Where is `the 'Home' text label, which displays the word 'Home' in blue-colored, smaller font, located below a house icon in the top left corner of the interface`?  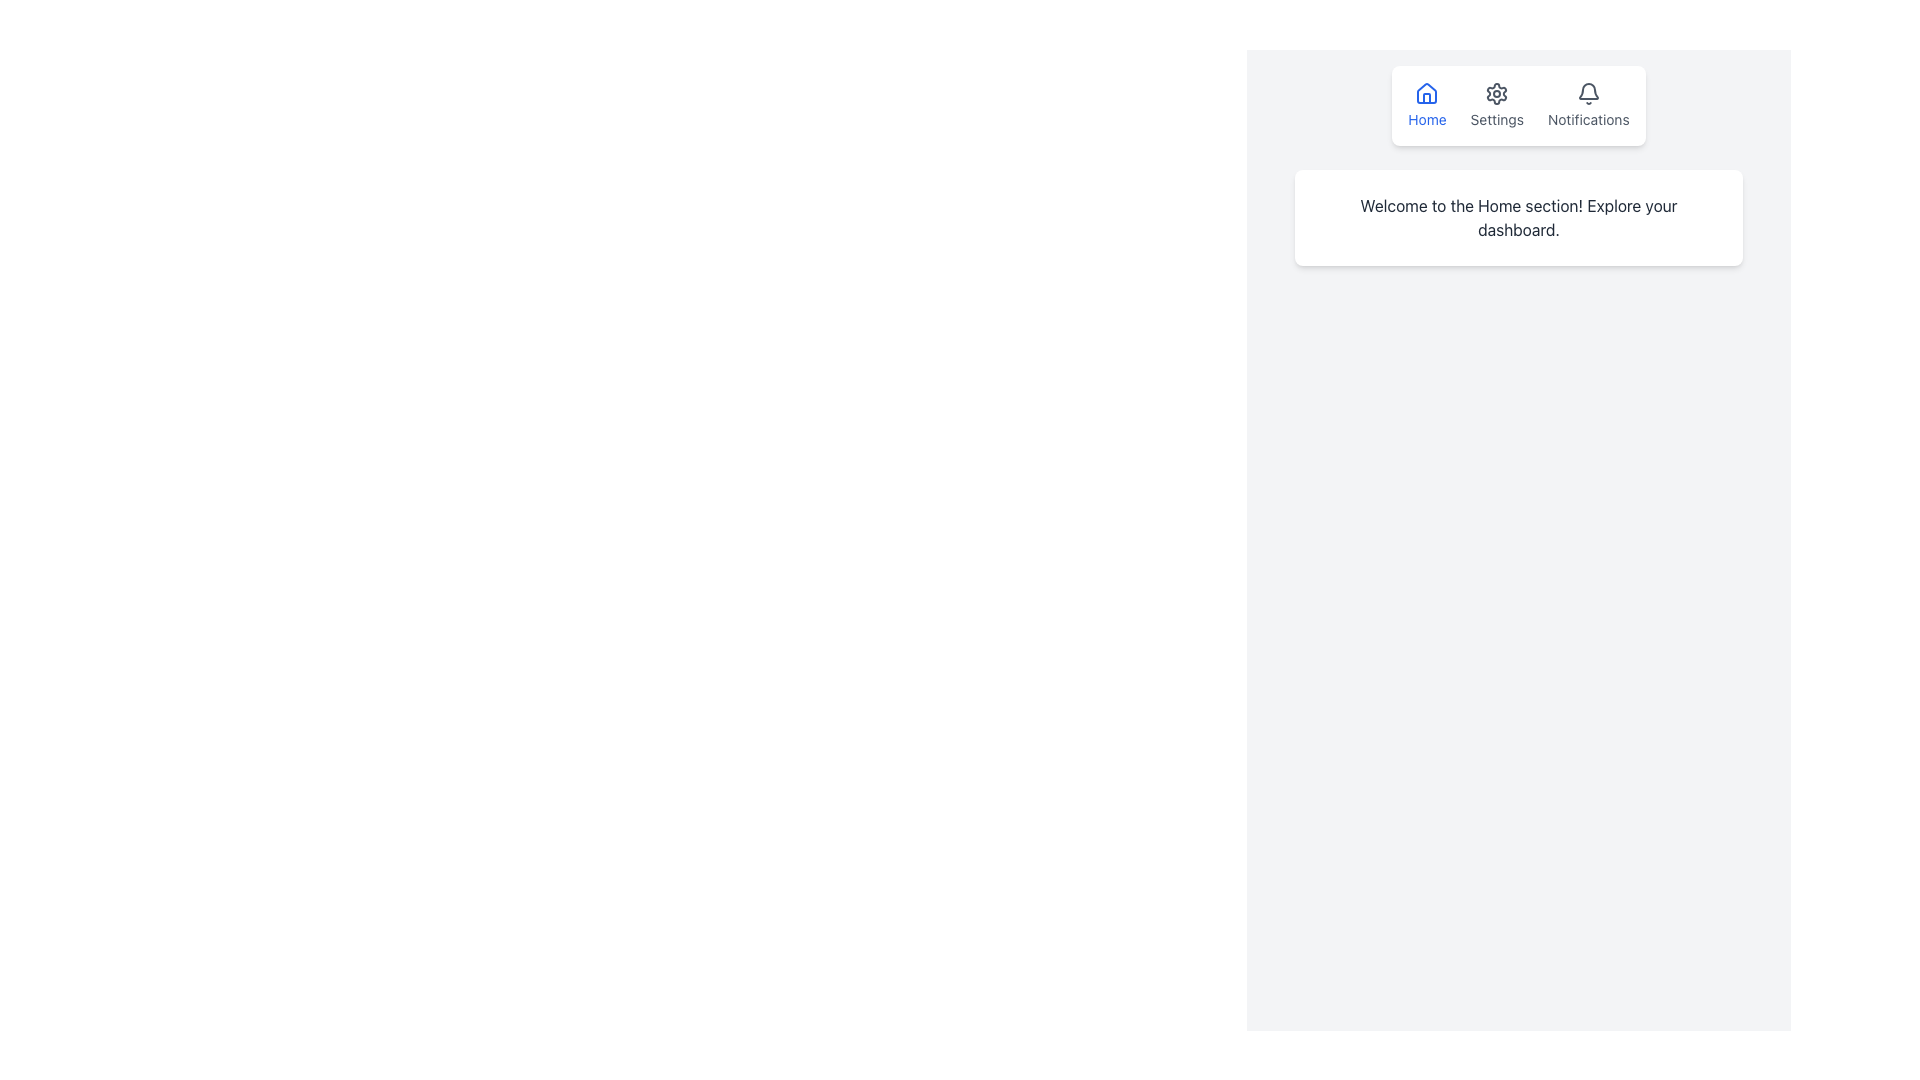
the 'Home' text label, which displays the word 'Home' in blue-colored, smaller font, located below a house icon in the top left corner of the interface is located at coordinates (1426, 119).